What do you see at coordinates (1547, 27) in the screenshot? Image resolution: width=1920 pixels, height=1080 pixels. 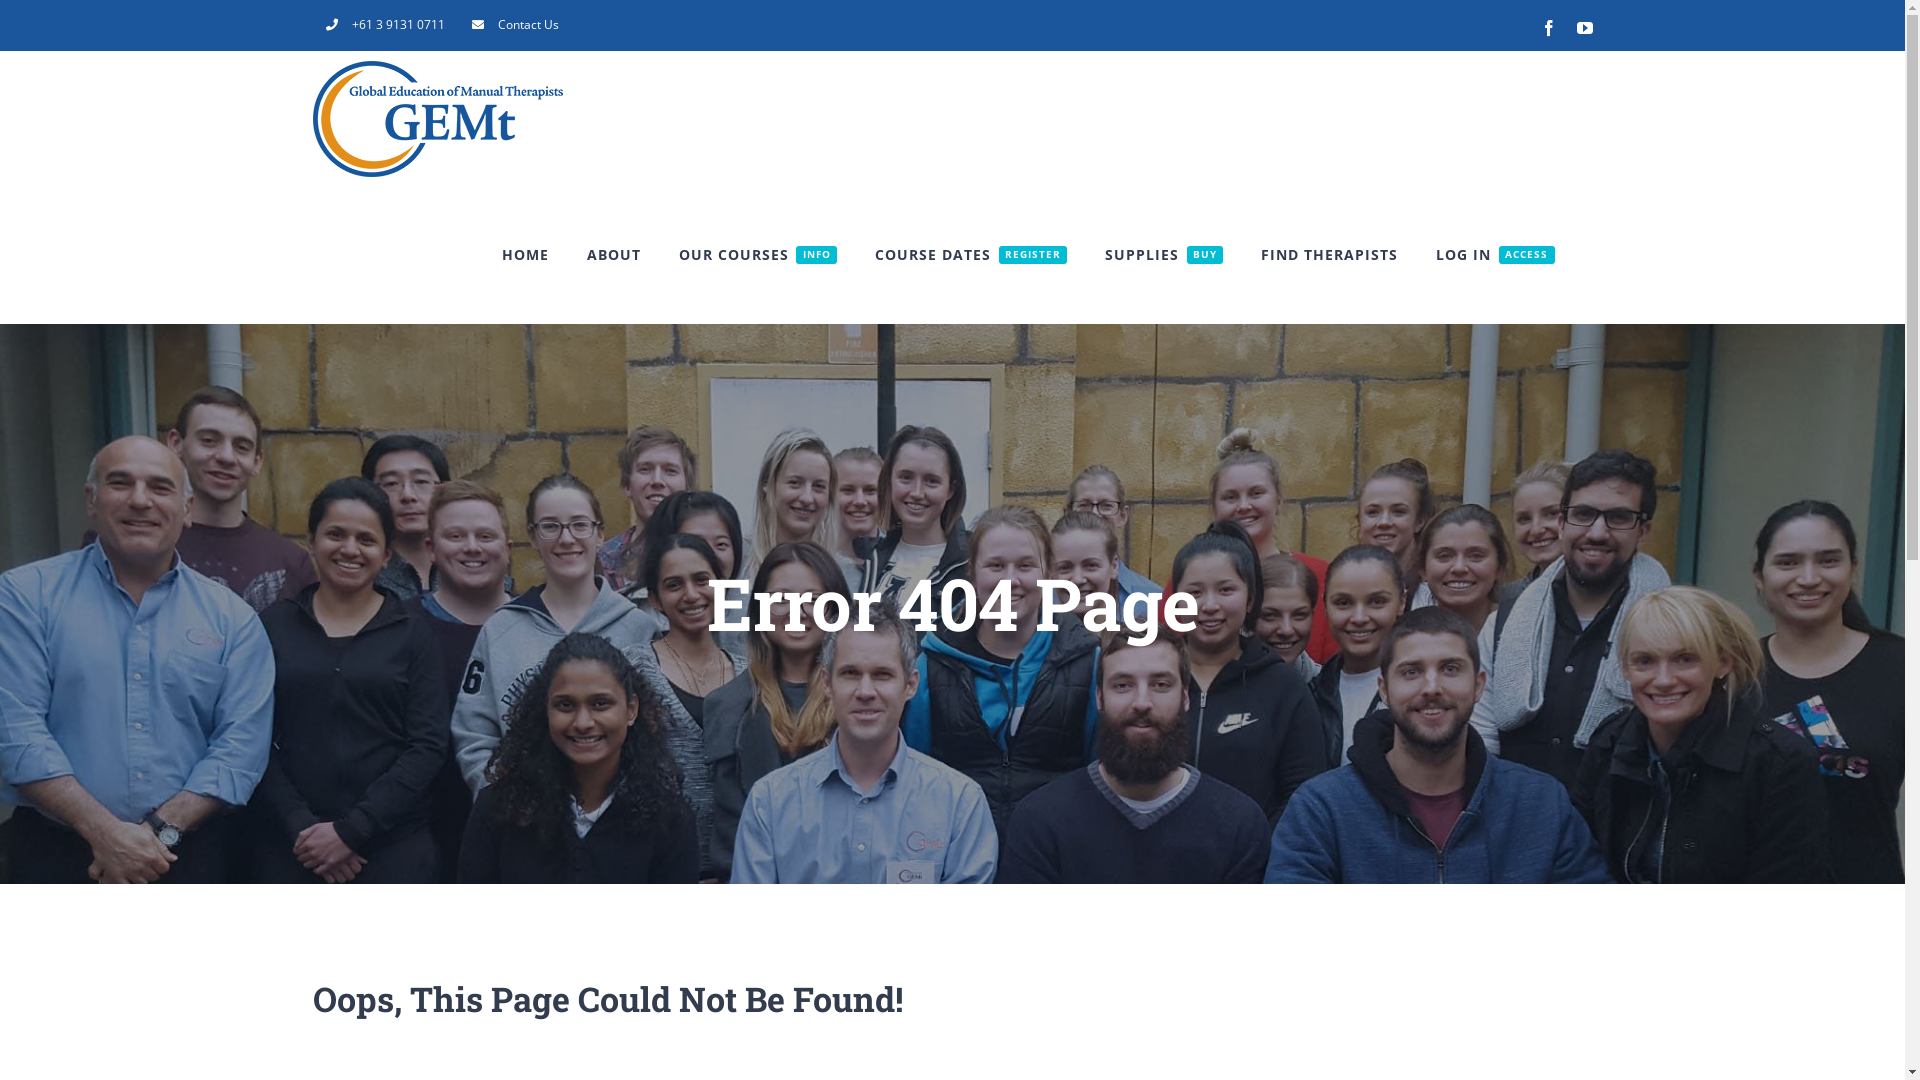 I see `'Facebook'` at bounding box center [1547, 27].